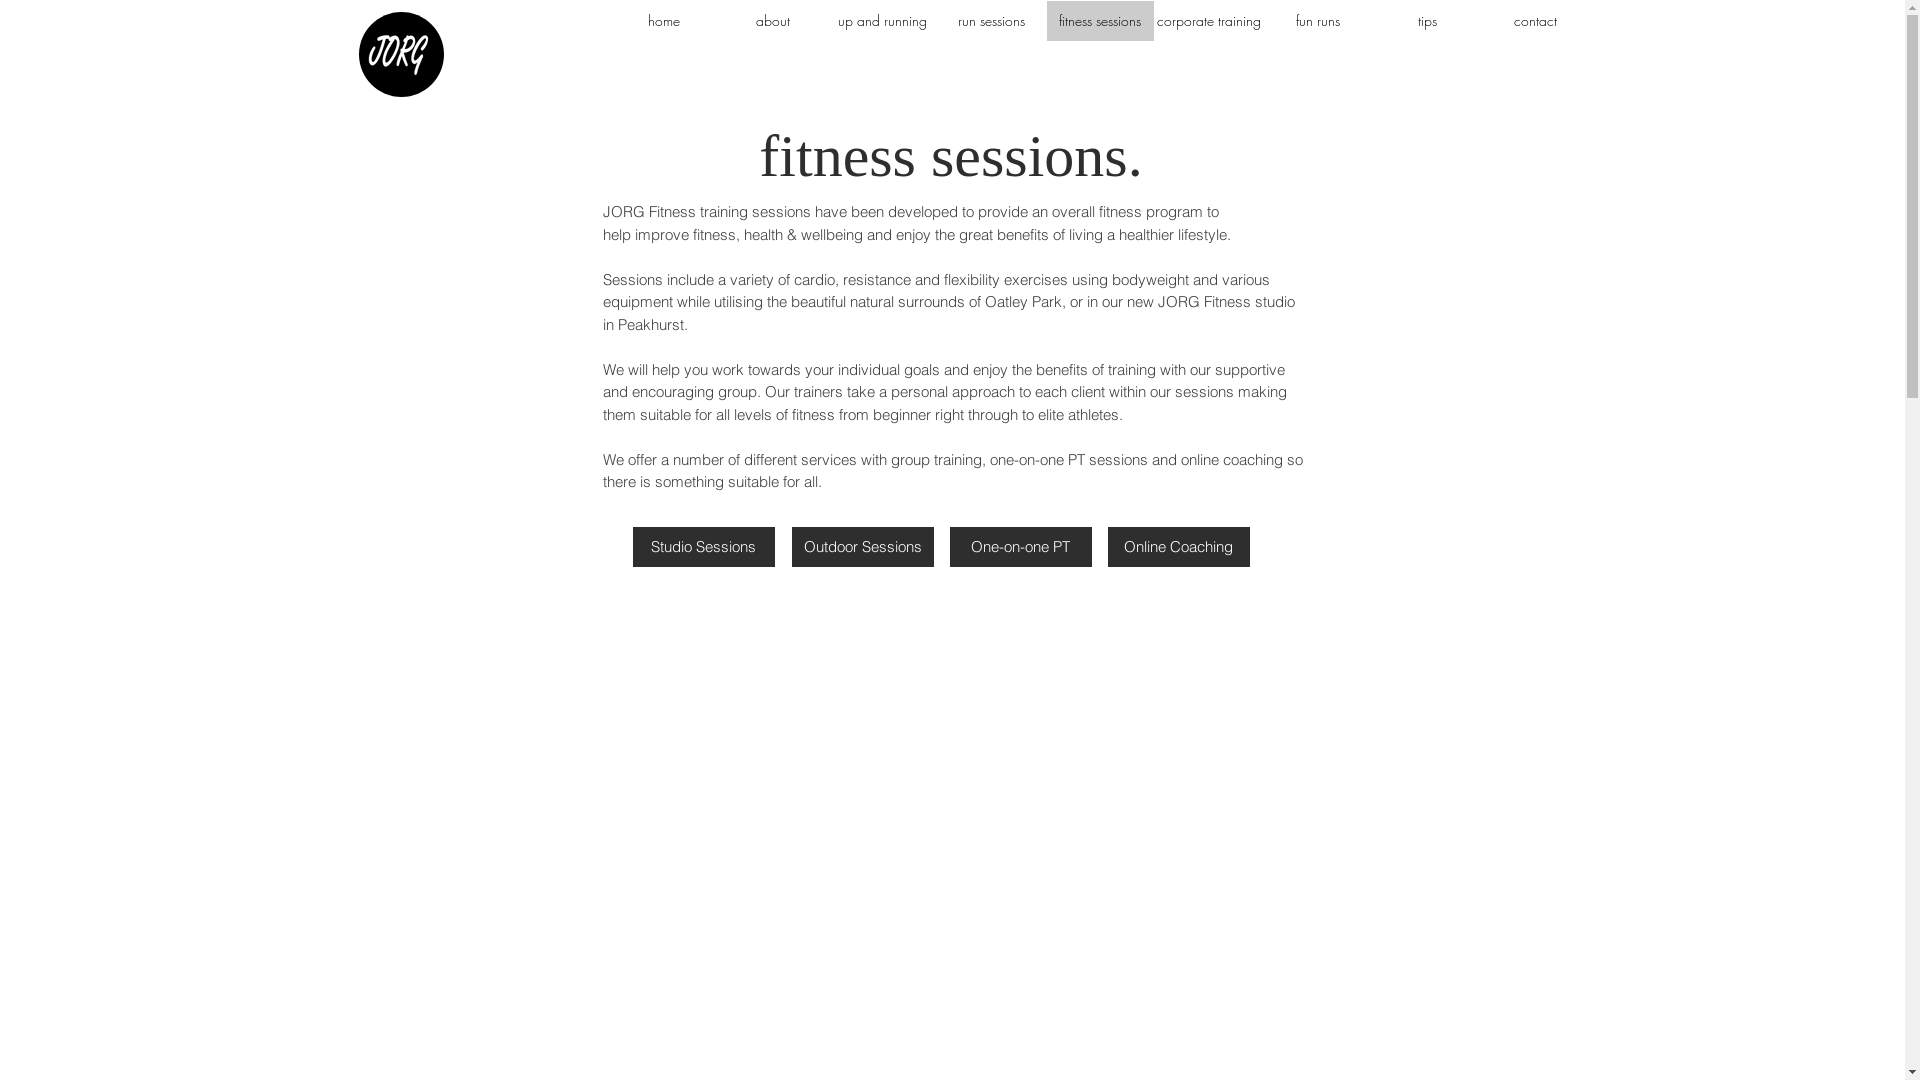 This screenshot has height=1080, width=1920. What do you see at coordinates (631, 546) in the screenshot?
I see `'Studio Sessions'` at bounding box center [631, 546].